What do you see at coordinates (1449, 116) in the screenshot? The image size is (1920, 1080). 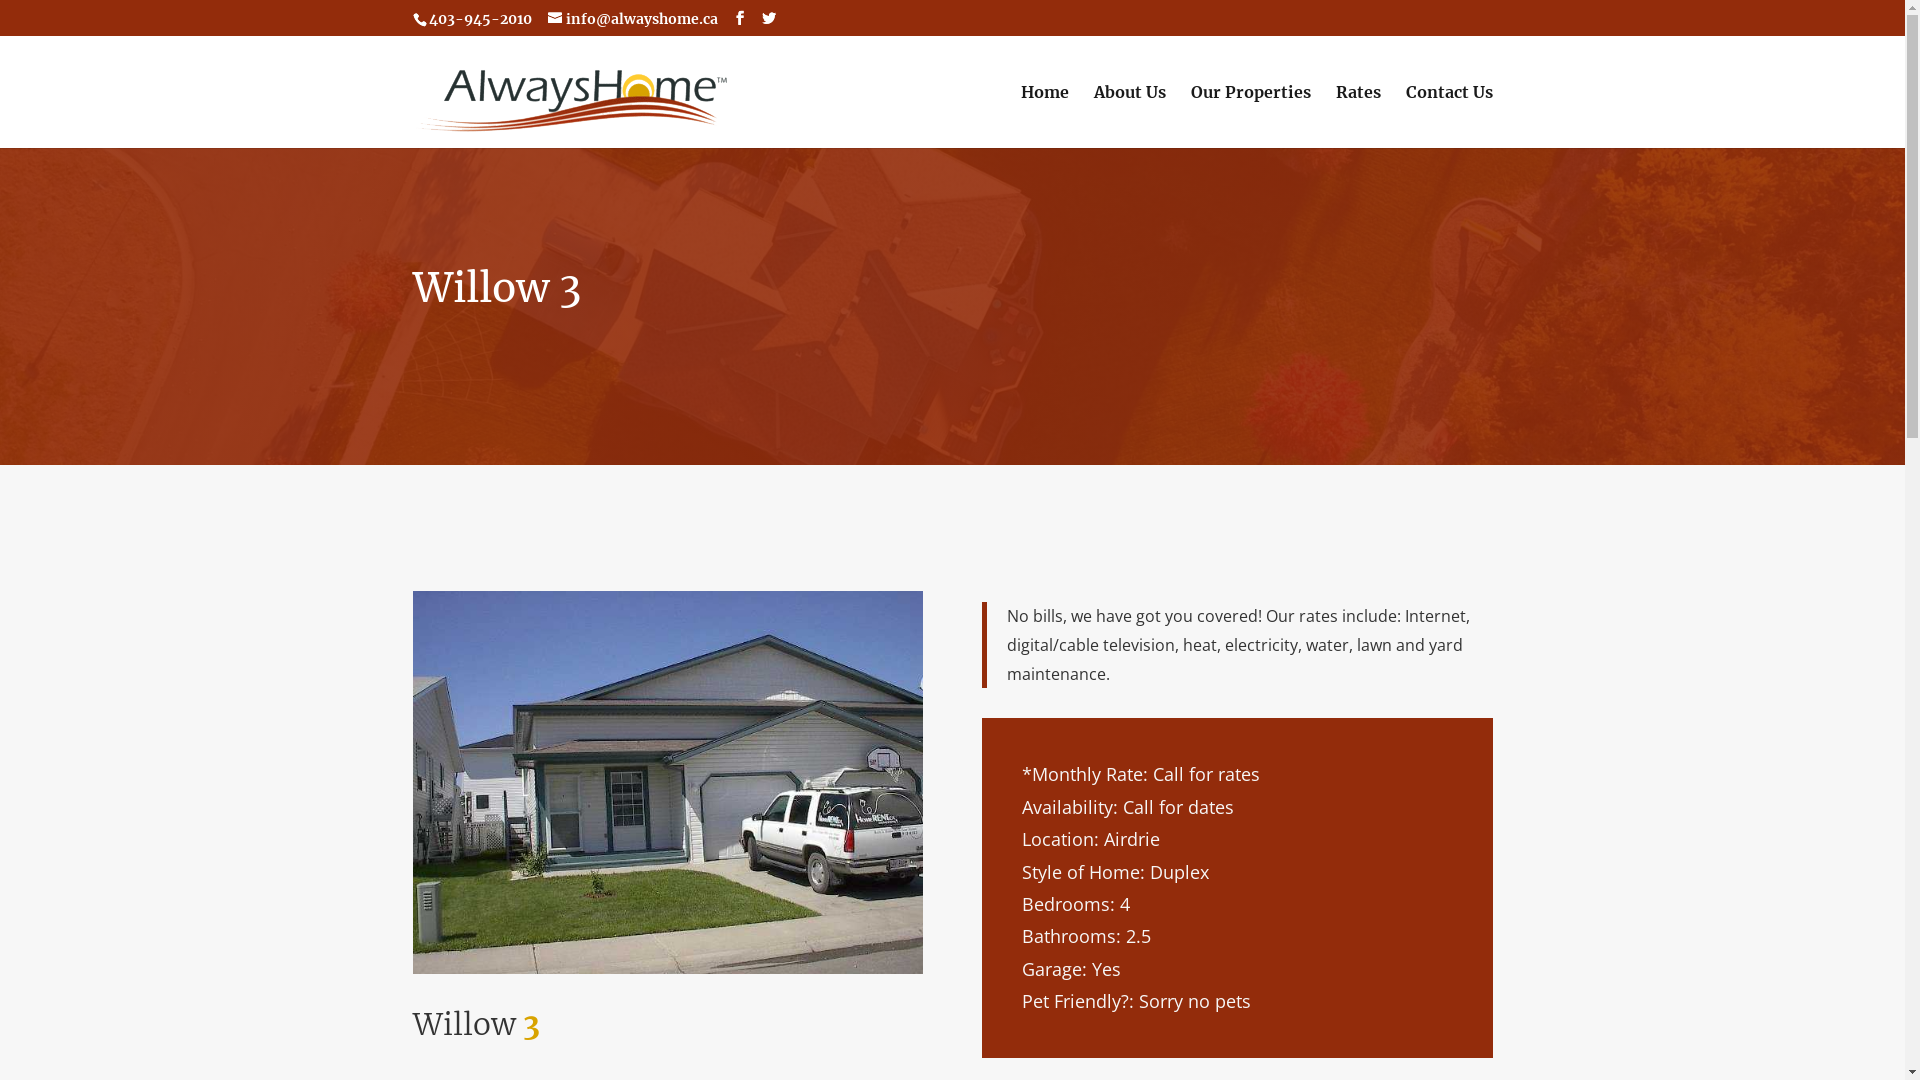 I see `'Contact Us'` at bounding box center [1449, 116].